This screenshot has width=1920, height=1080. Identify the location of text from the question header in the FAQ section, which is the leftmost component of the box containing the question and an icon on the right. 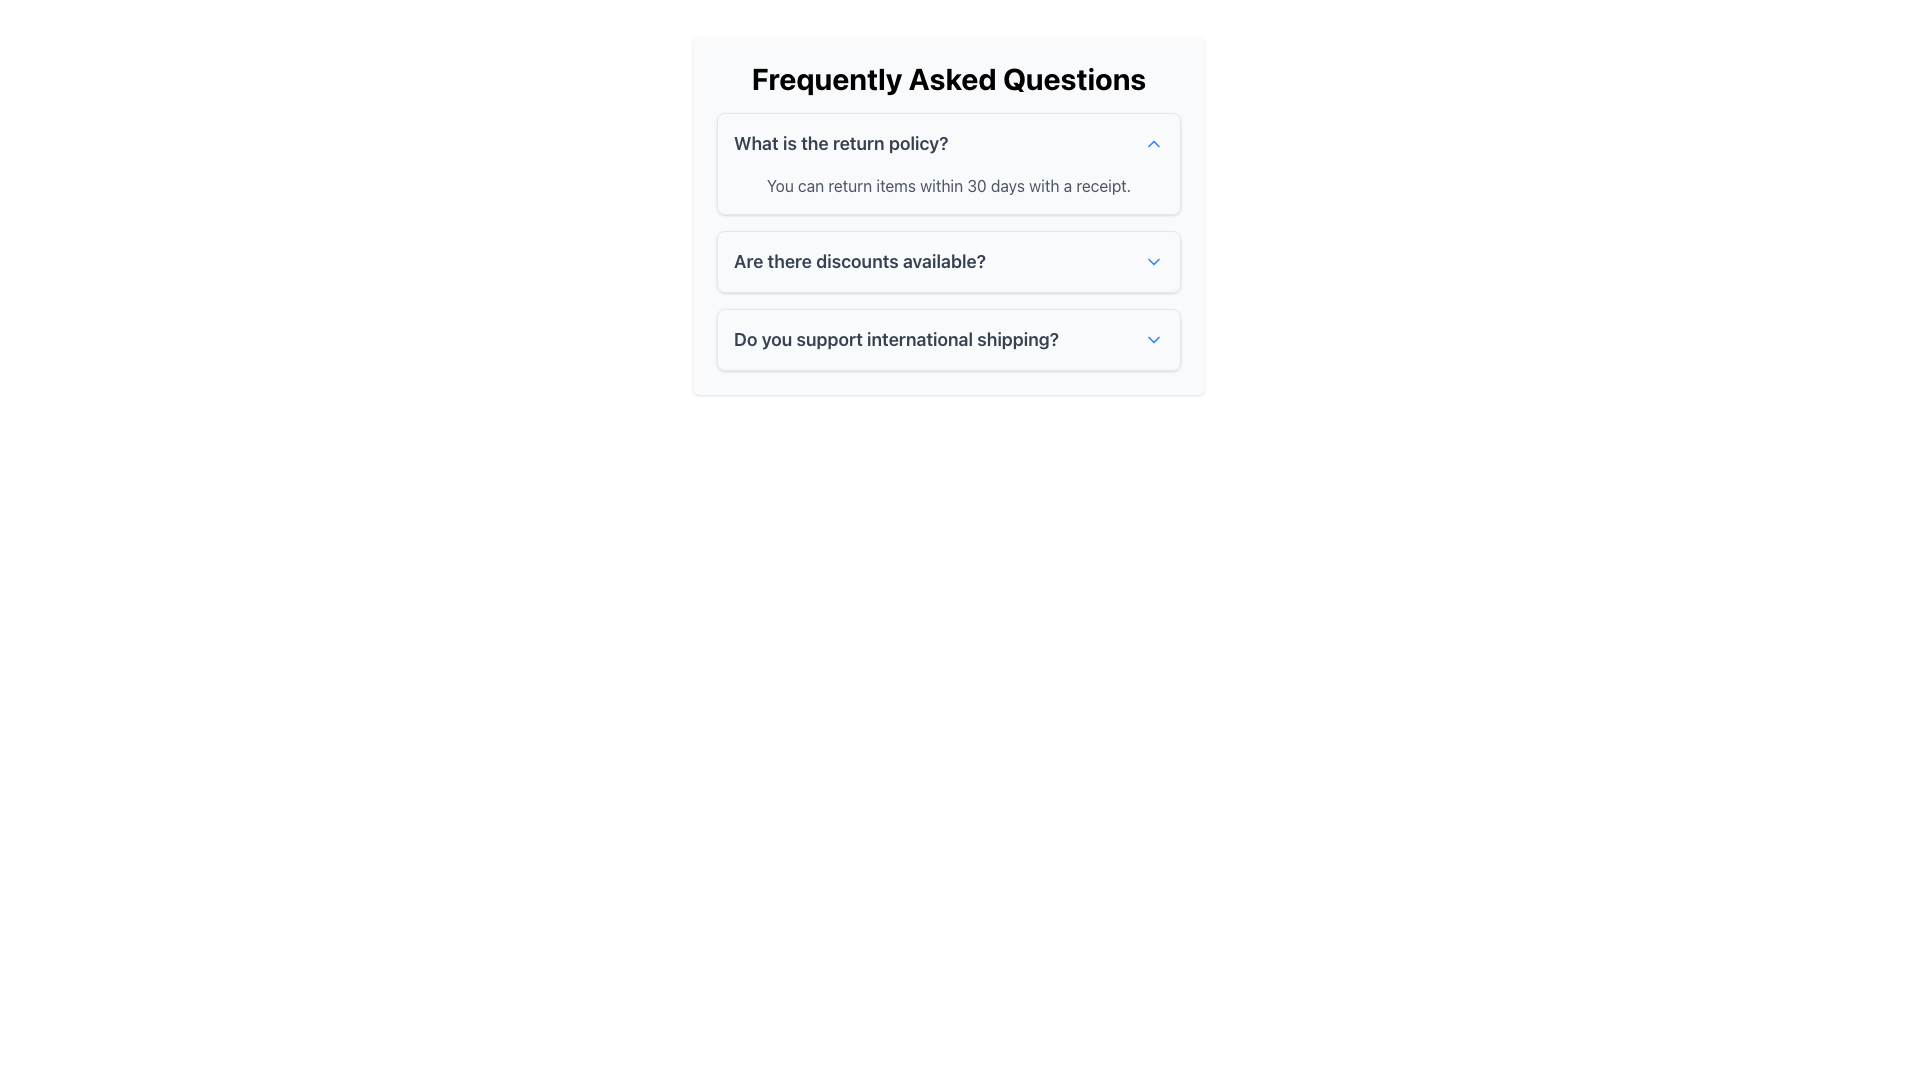
(841, 142).